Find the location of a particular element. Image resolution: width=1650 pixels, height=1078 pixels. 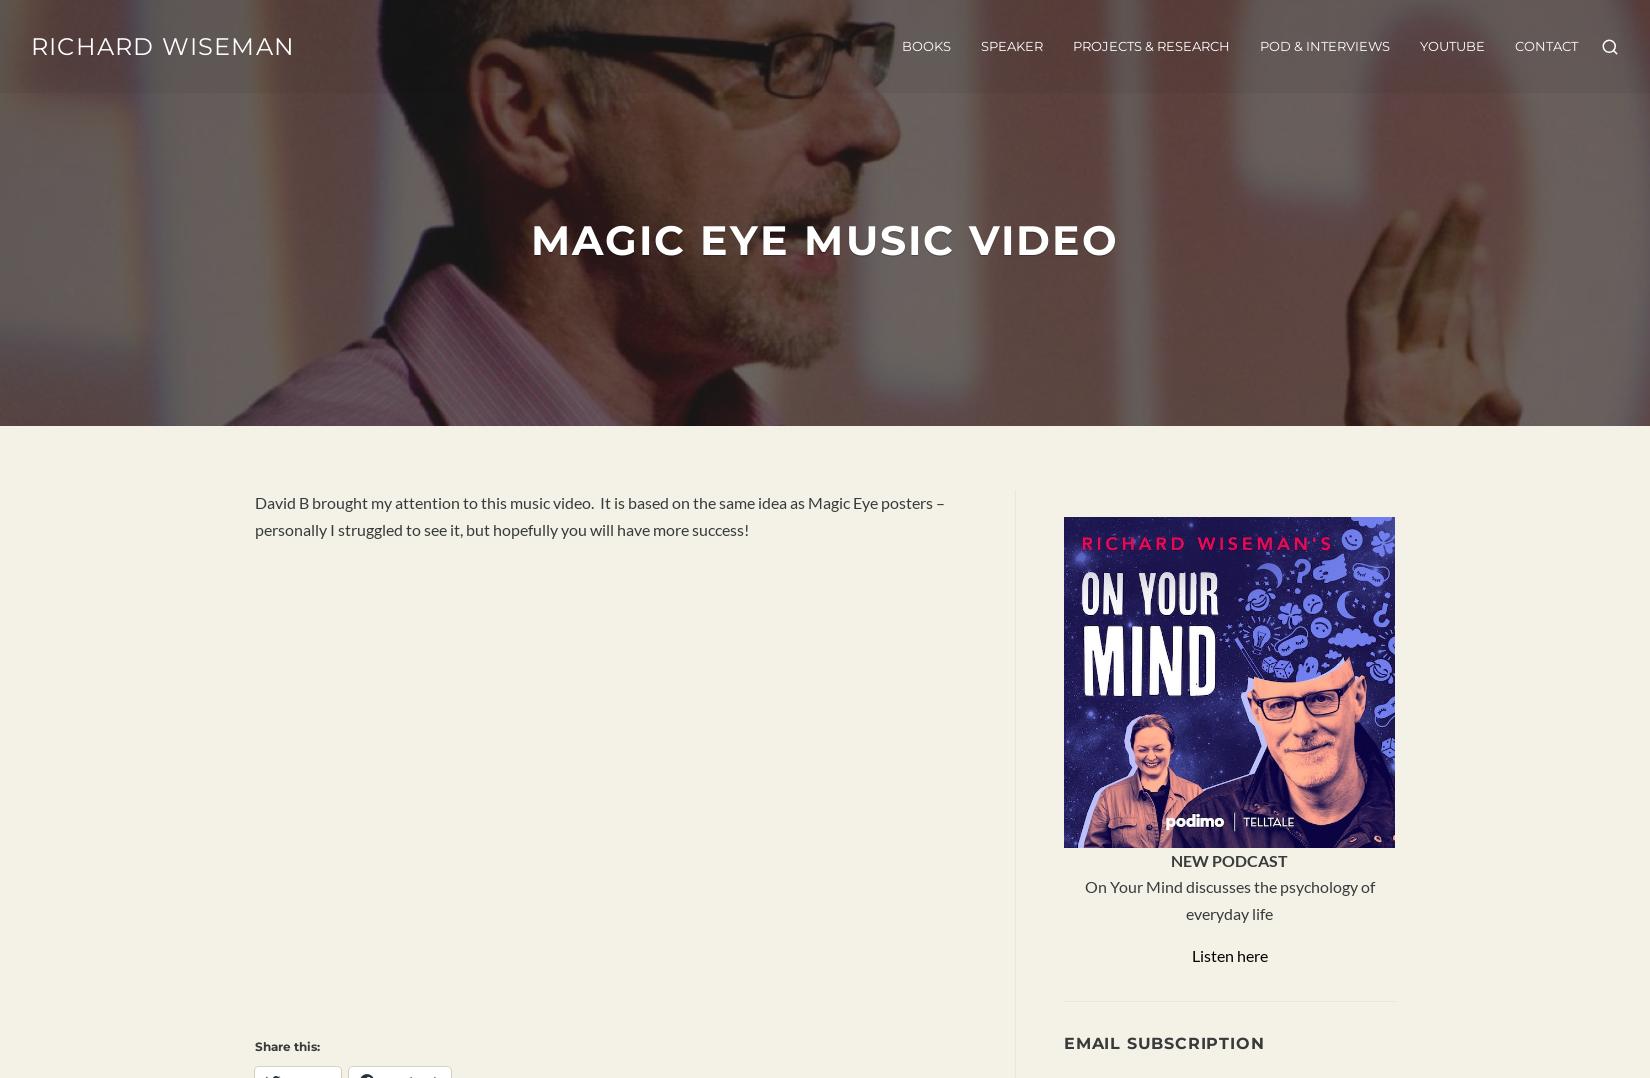

'Listen here' is located at coordinates (1228, 953).